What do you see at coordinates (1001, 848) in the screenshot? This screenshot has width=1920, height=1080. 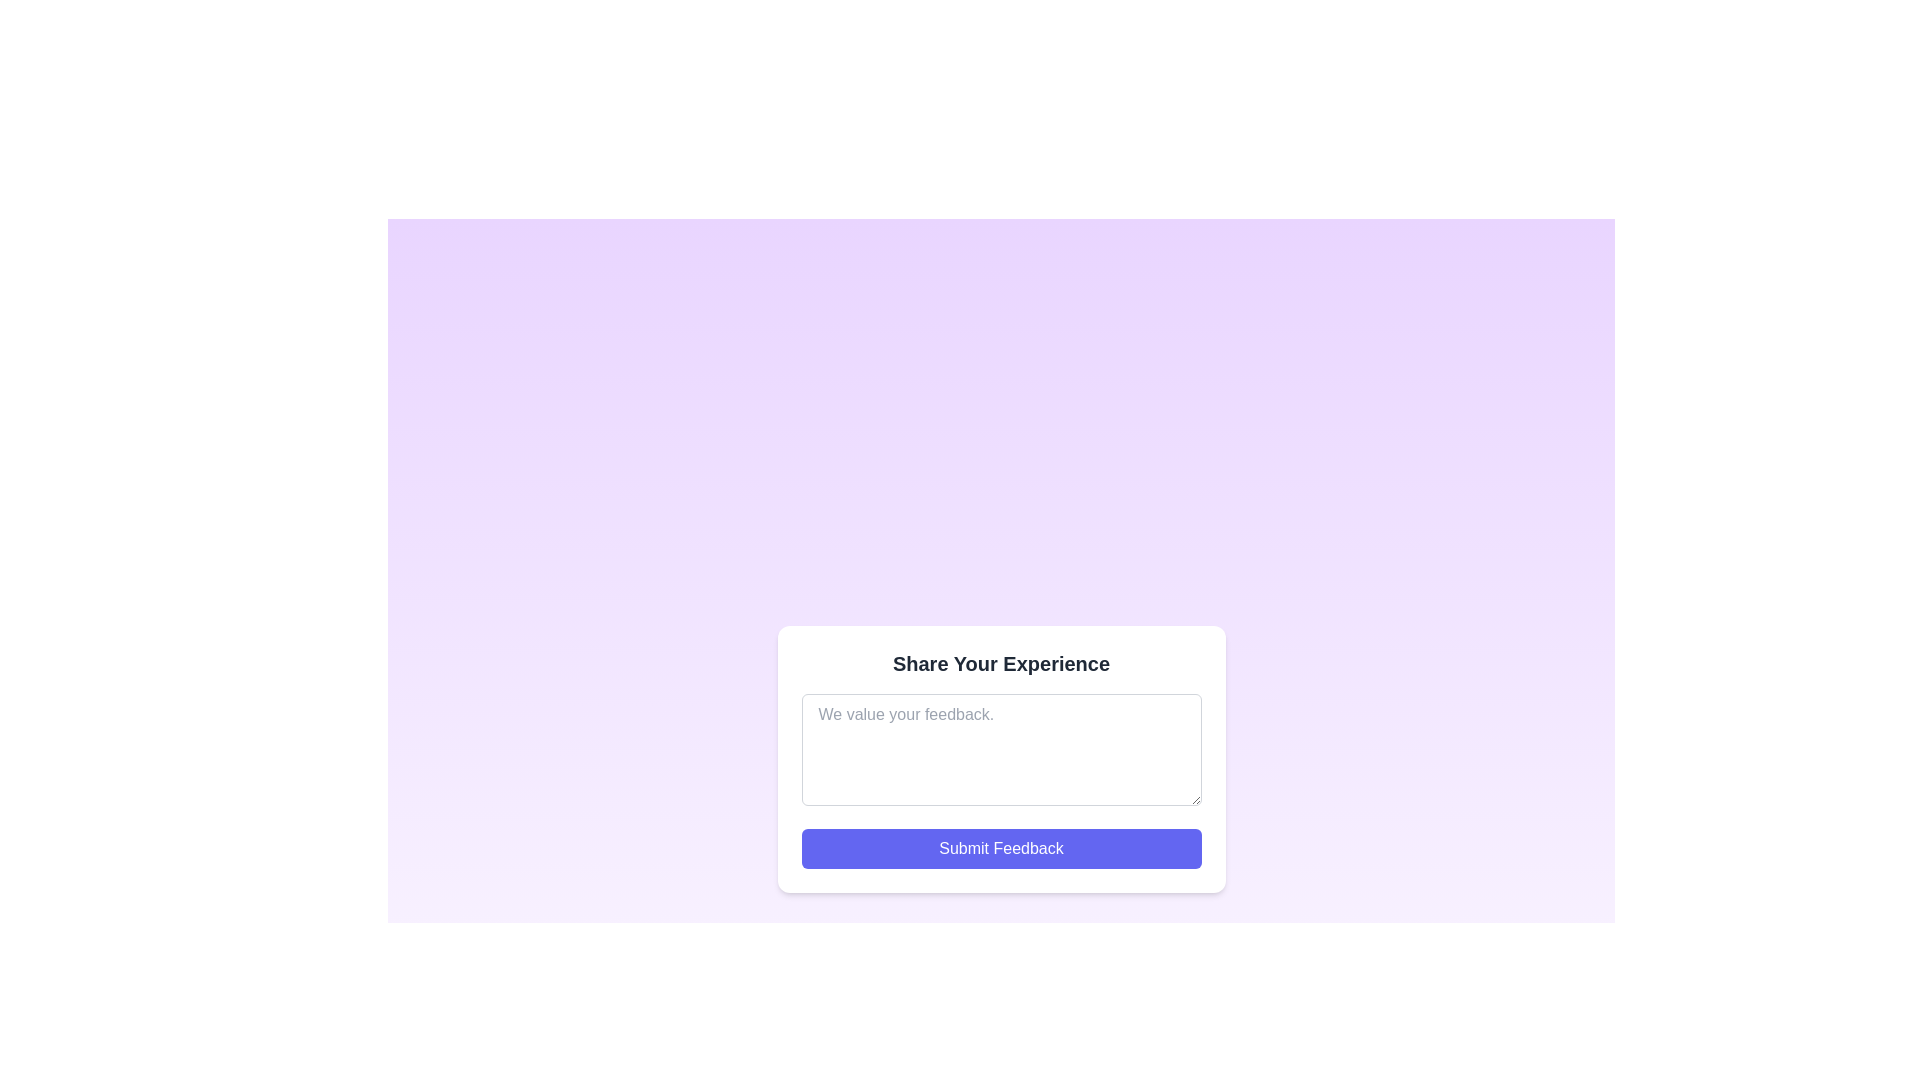 I see `'Submit Feedback' button to submit the feedback` at bounding box center [1001, 848].